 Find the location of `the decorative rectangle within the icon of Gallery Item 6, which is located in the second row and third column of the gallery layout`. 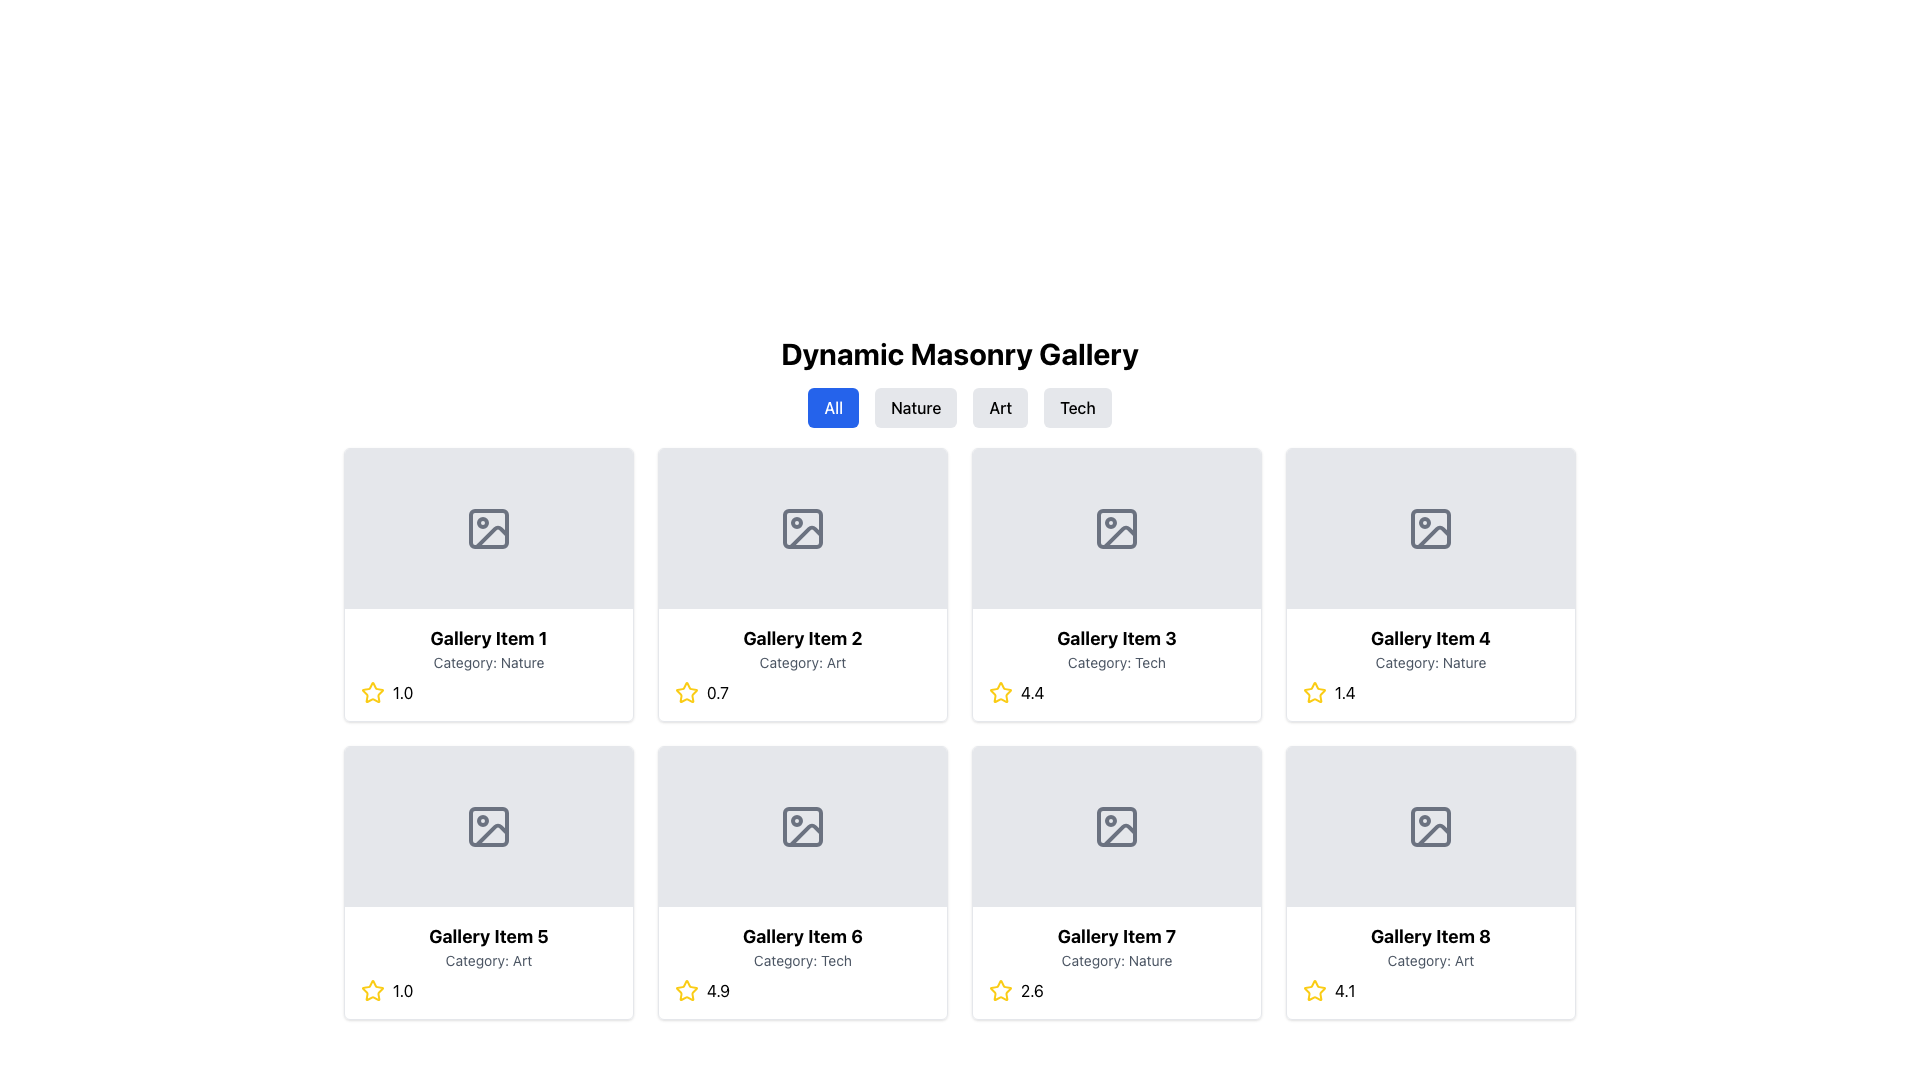

the decorative rectangle within the icon of Gallery Item 6, which is located in the second row and third column of the gallery layout is located at coordinates (802, 826).